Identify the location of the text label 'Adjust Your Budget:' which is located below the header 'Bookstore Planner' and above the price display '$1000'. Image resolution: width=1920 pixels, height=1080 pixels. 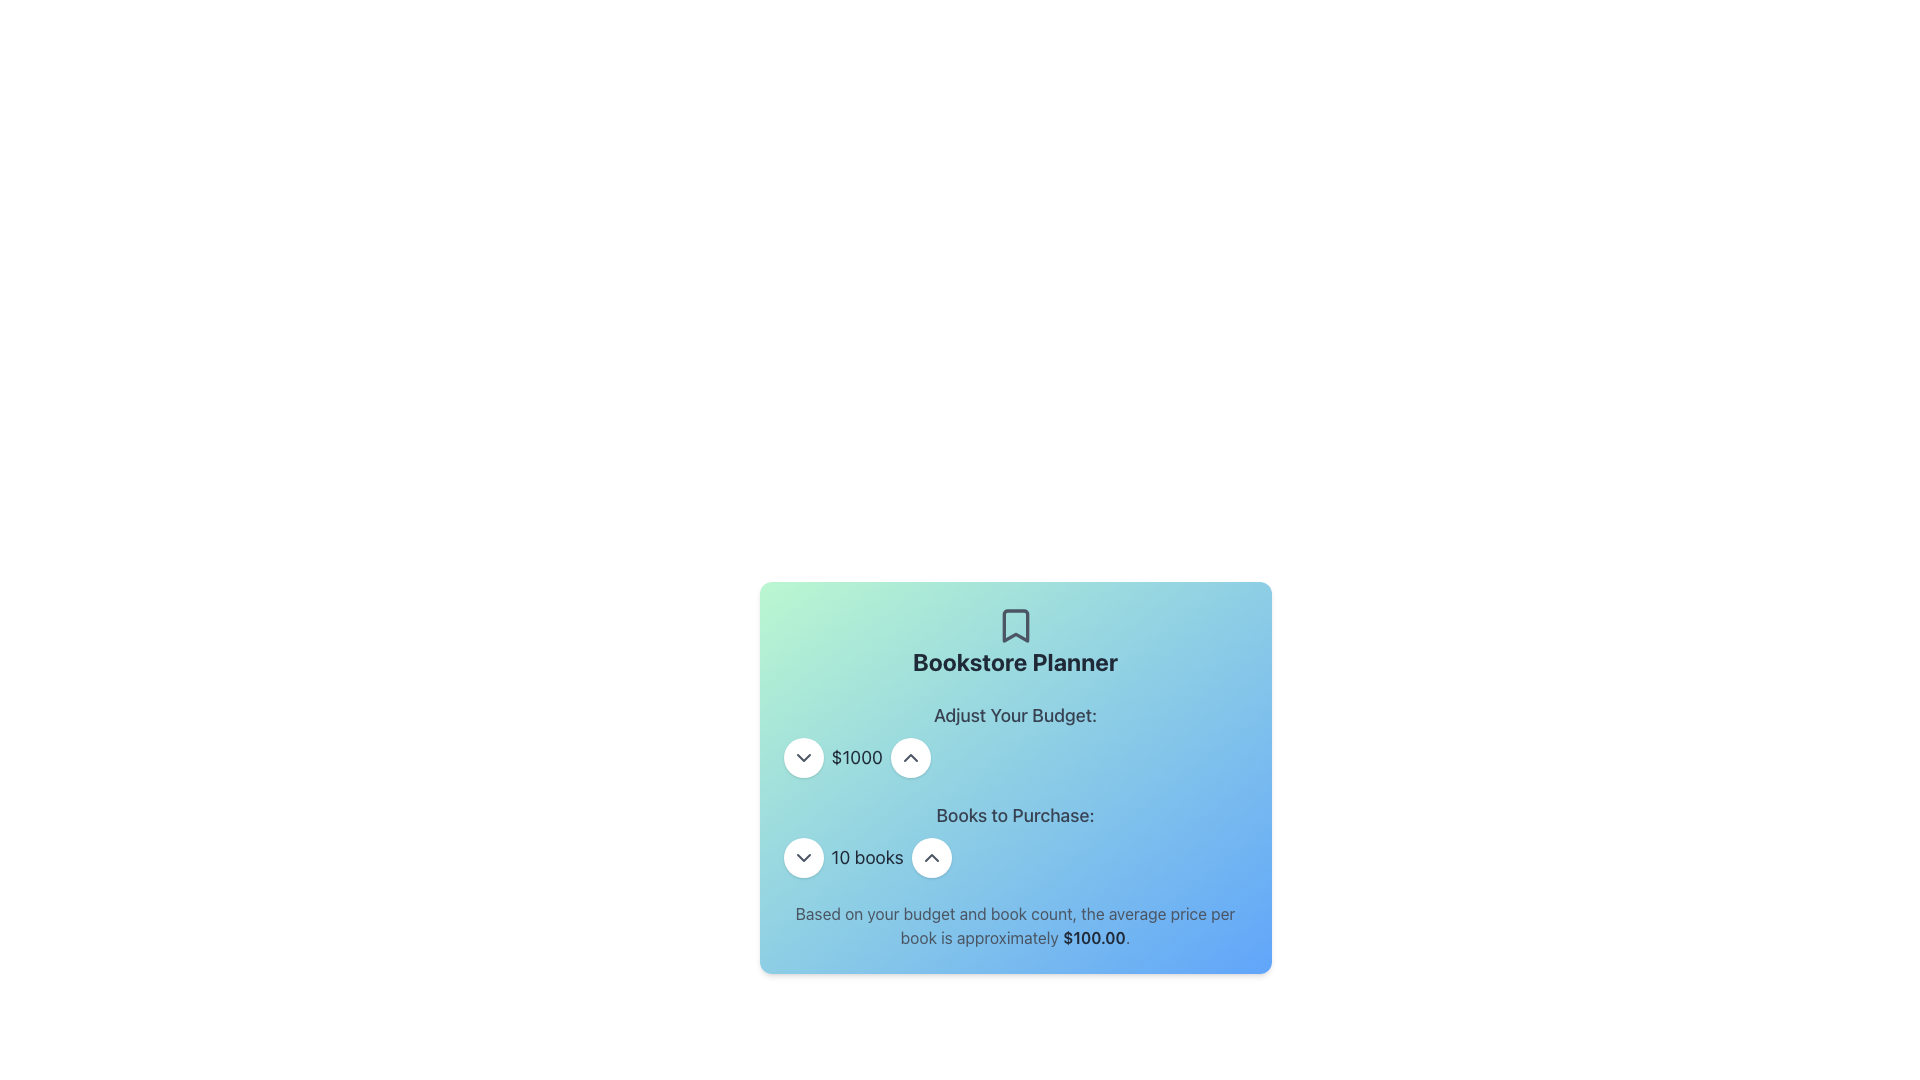
(1015, 715).